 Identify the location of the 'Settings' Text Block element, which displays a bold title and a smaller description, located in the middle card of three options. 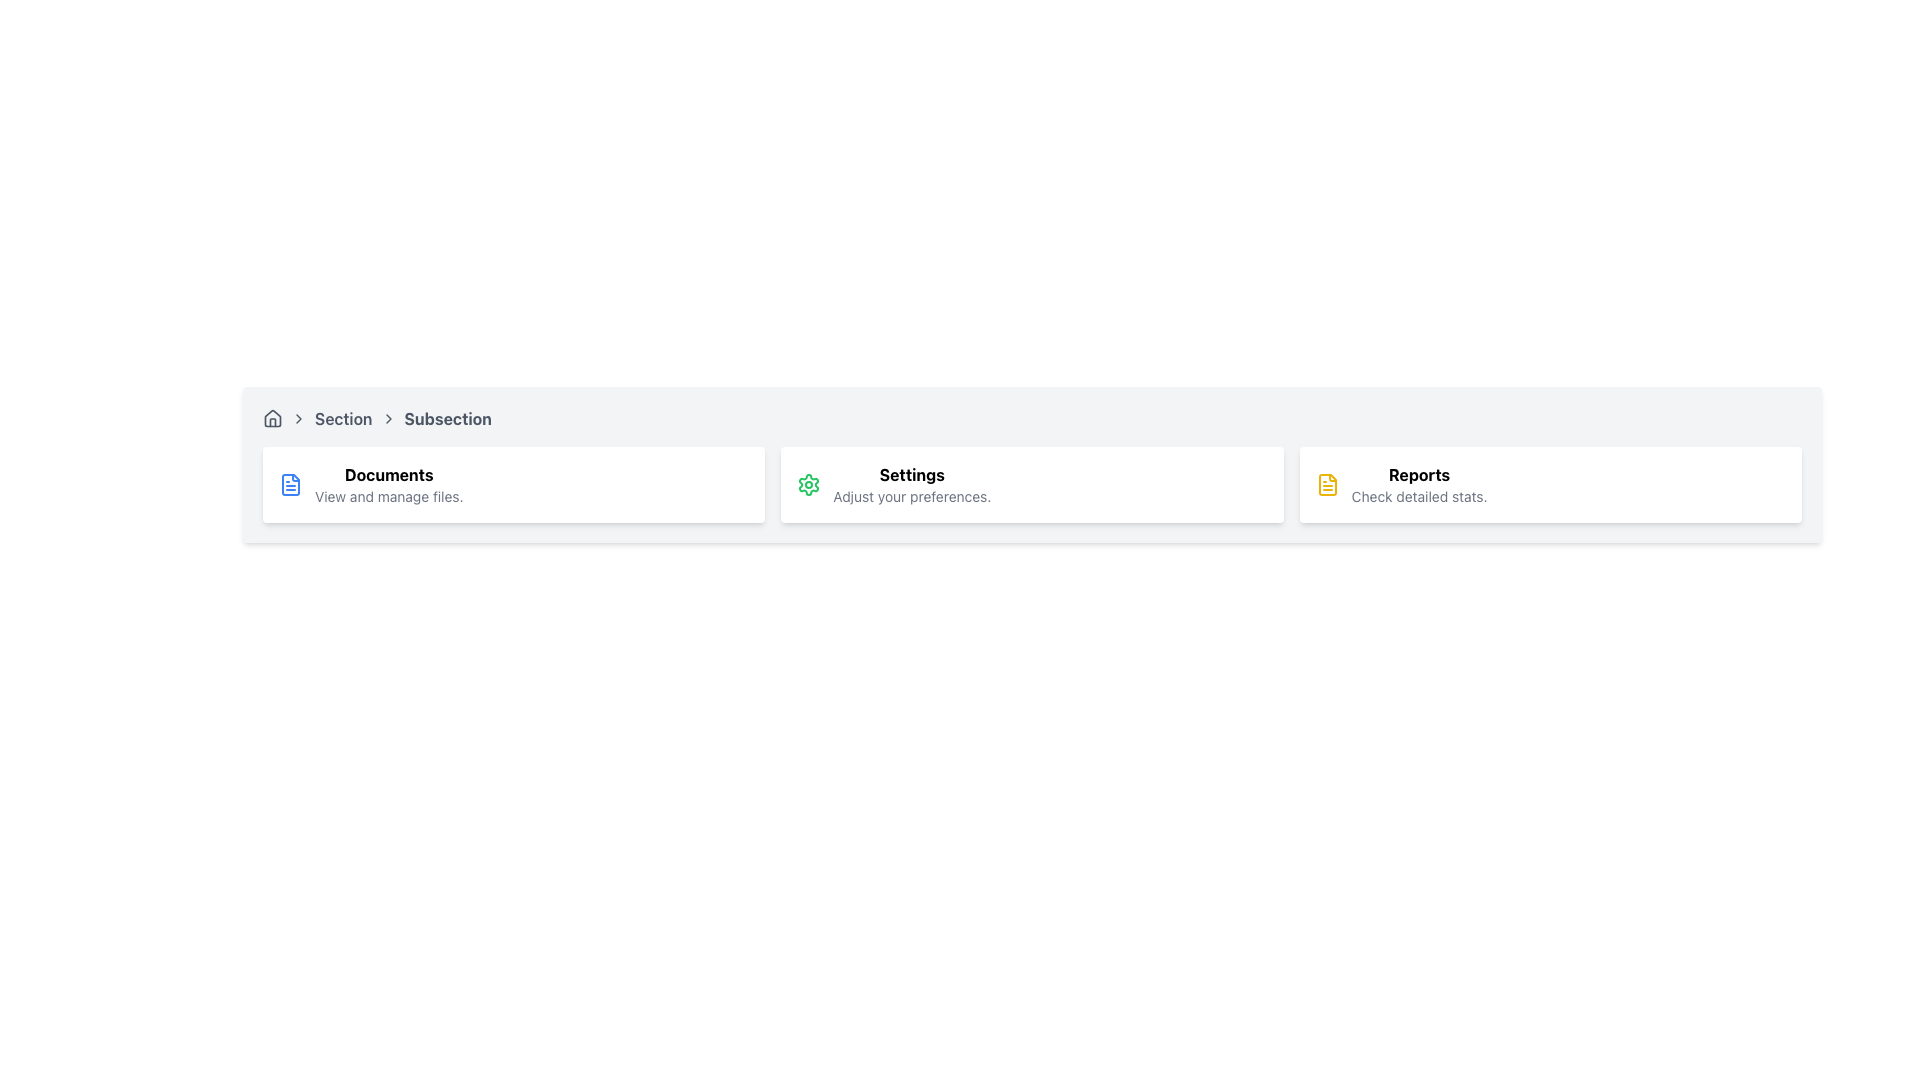
(911, 485).